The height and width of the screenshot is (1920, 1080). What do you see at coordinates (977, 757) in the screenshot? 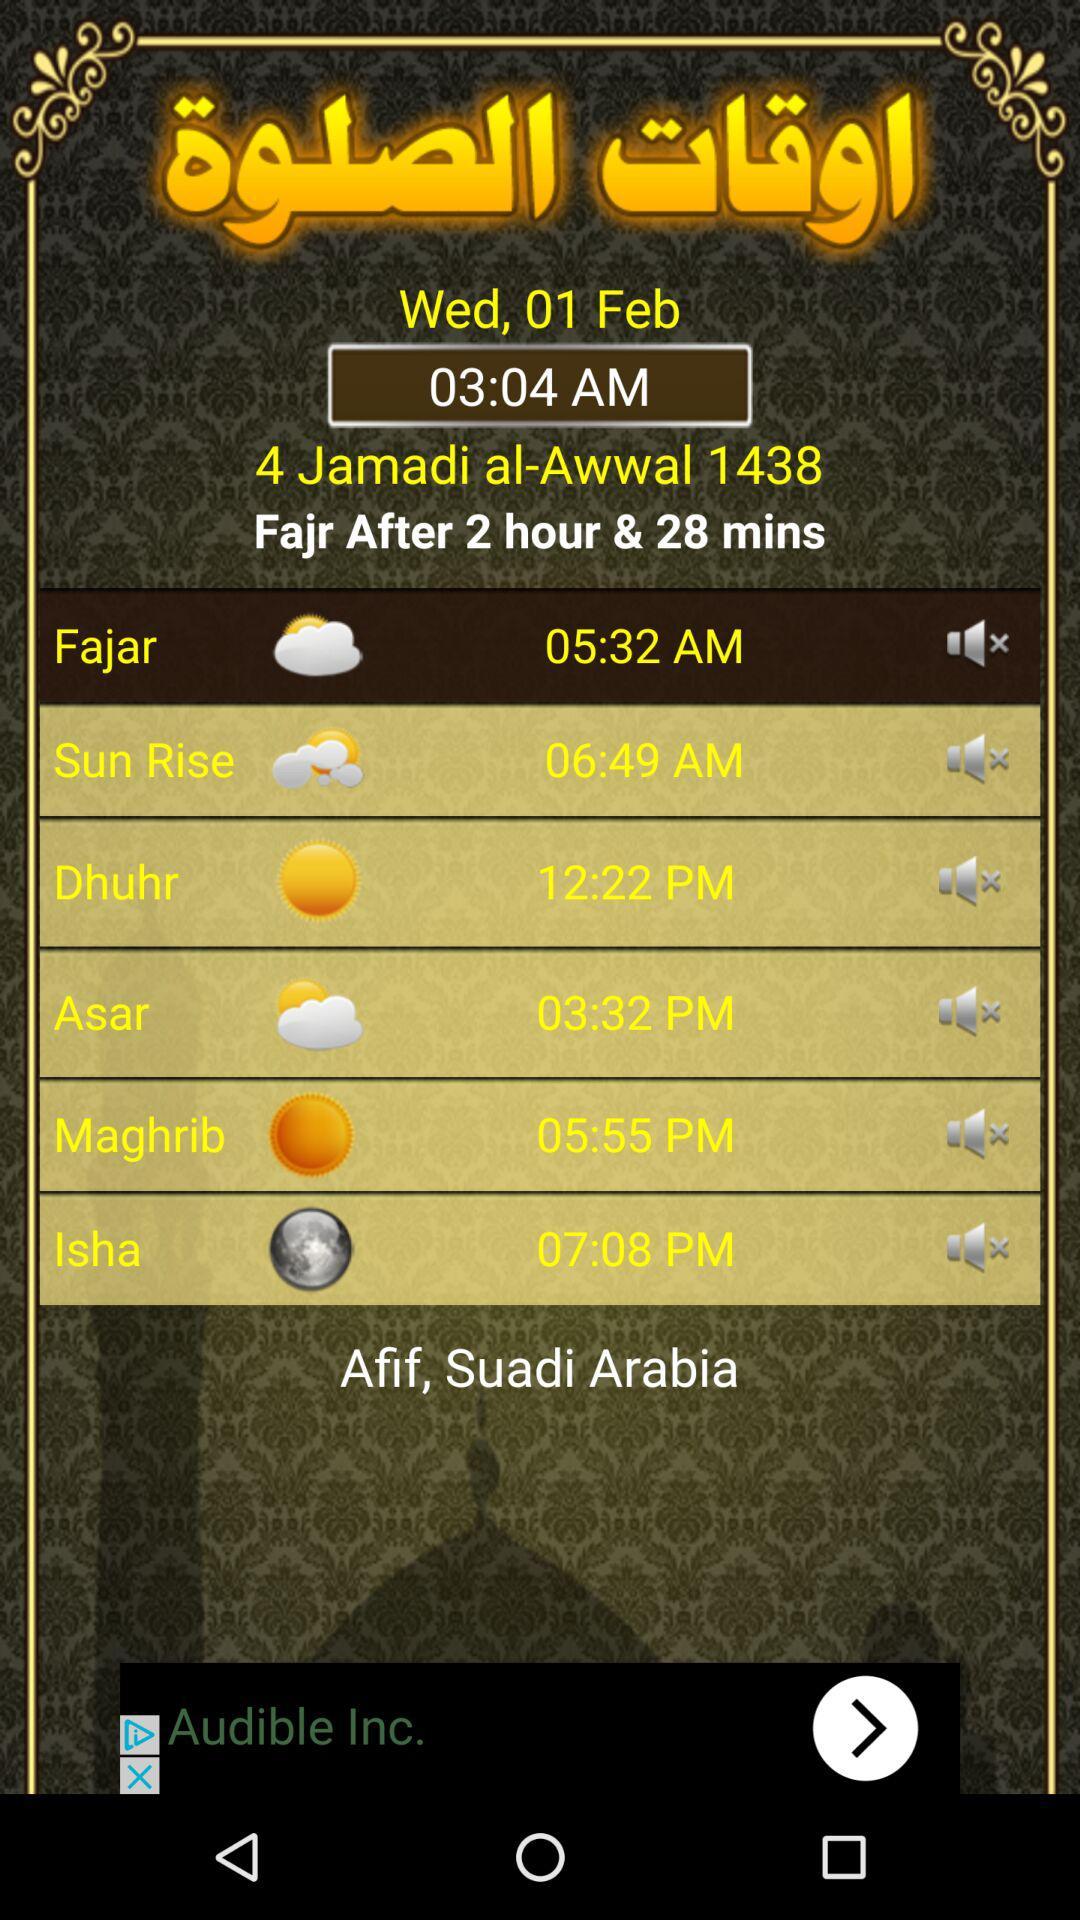
I see `sun rise button` at bounding box center [977, 757].